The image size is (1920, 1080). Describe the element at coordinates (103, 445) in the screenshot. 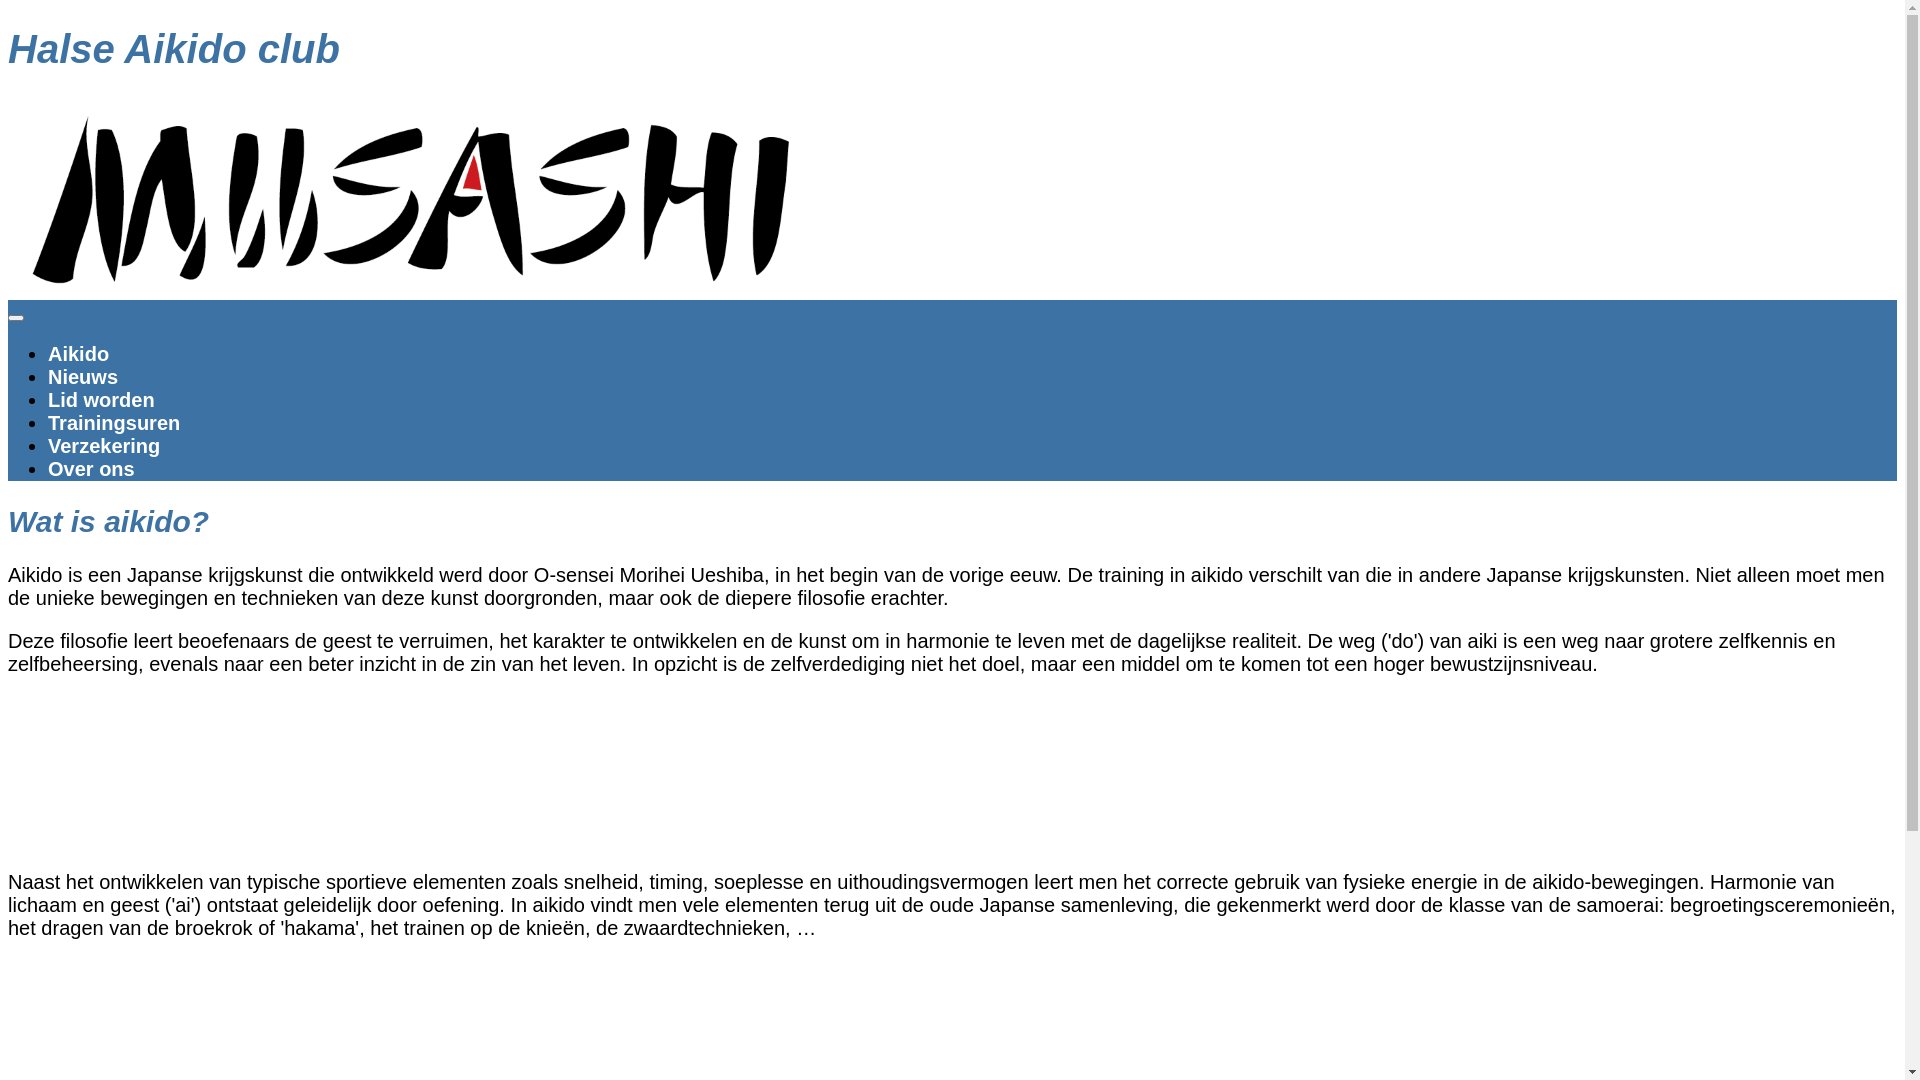

I see `'Verzekering'` at that location.